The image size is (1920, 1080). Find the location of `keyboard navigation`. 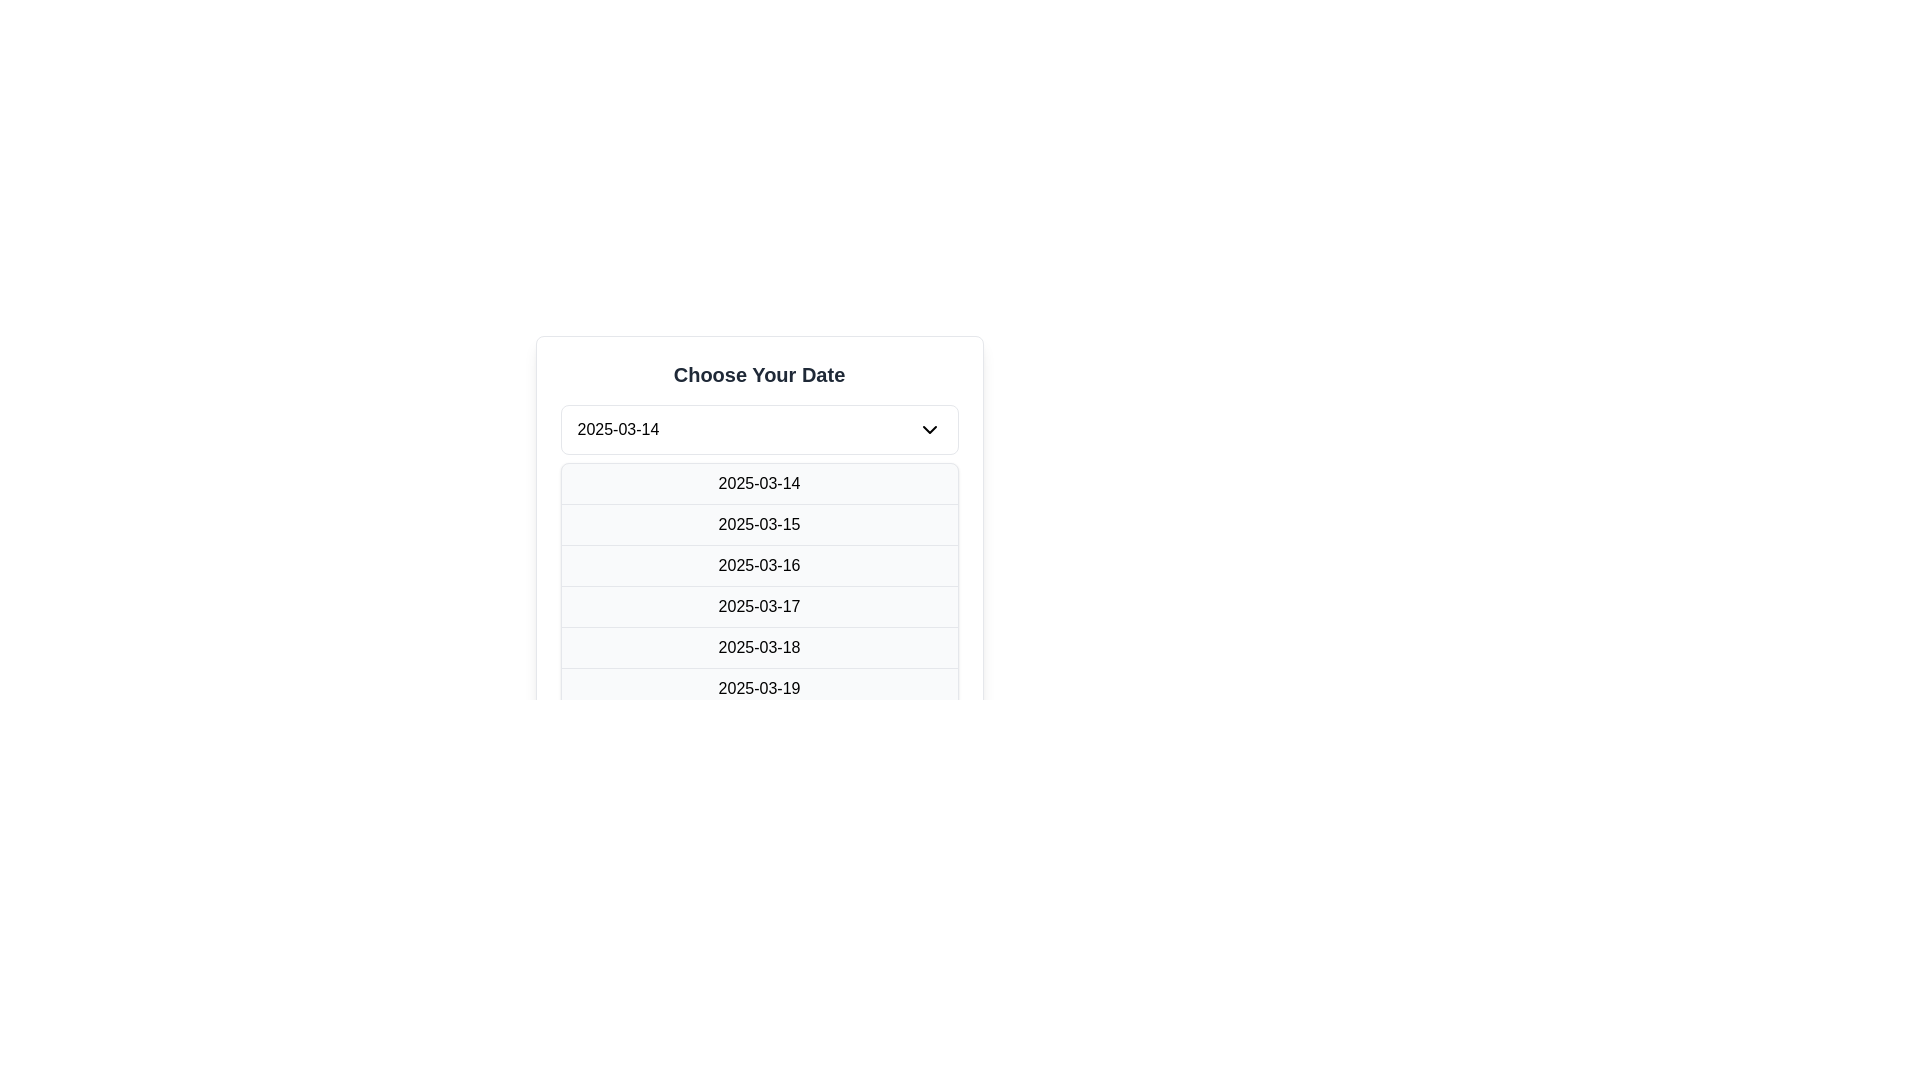

keyboard navigation is located at coordinates (758, 687).